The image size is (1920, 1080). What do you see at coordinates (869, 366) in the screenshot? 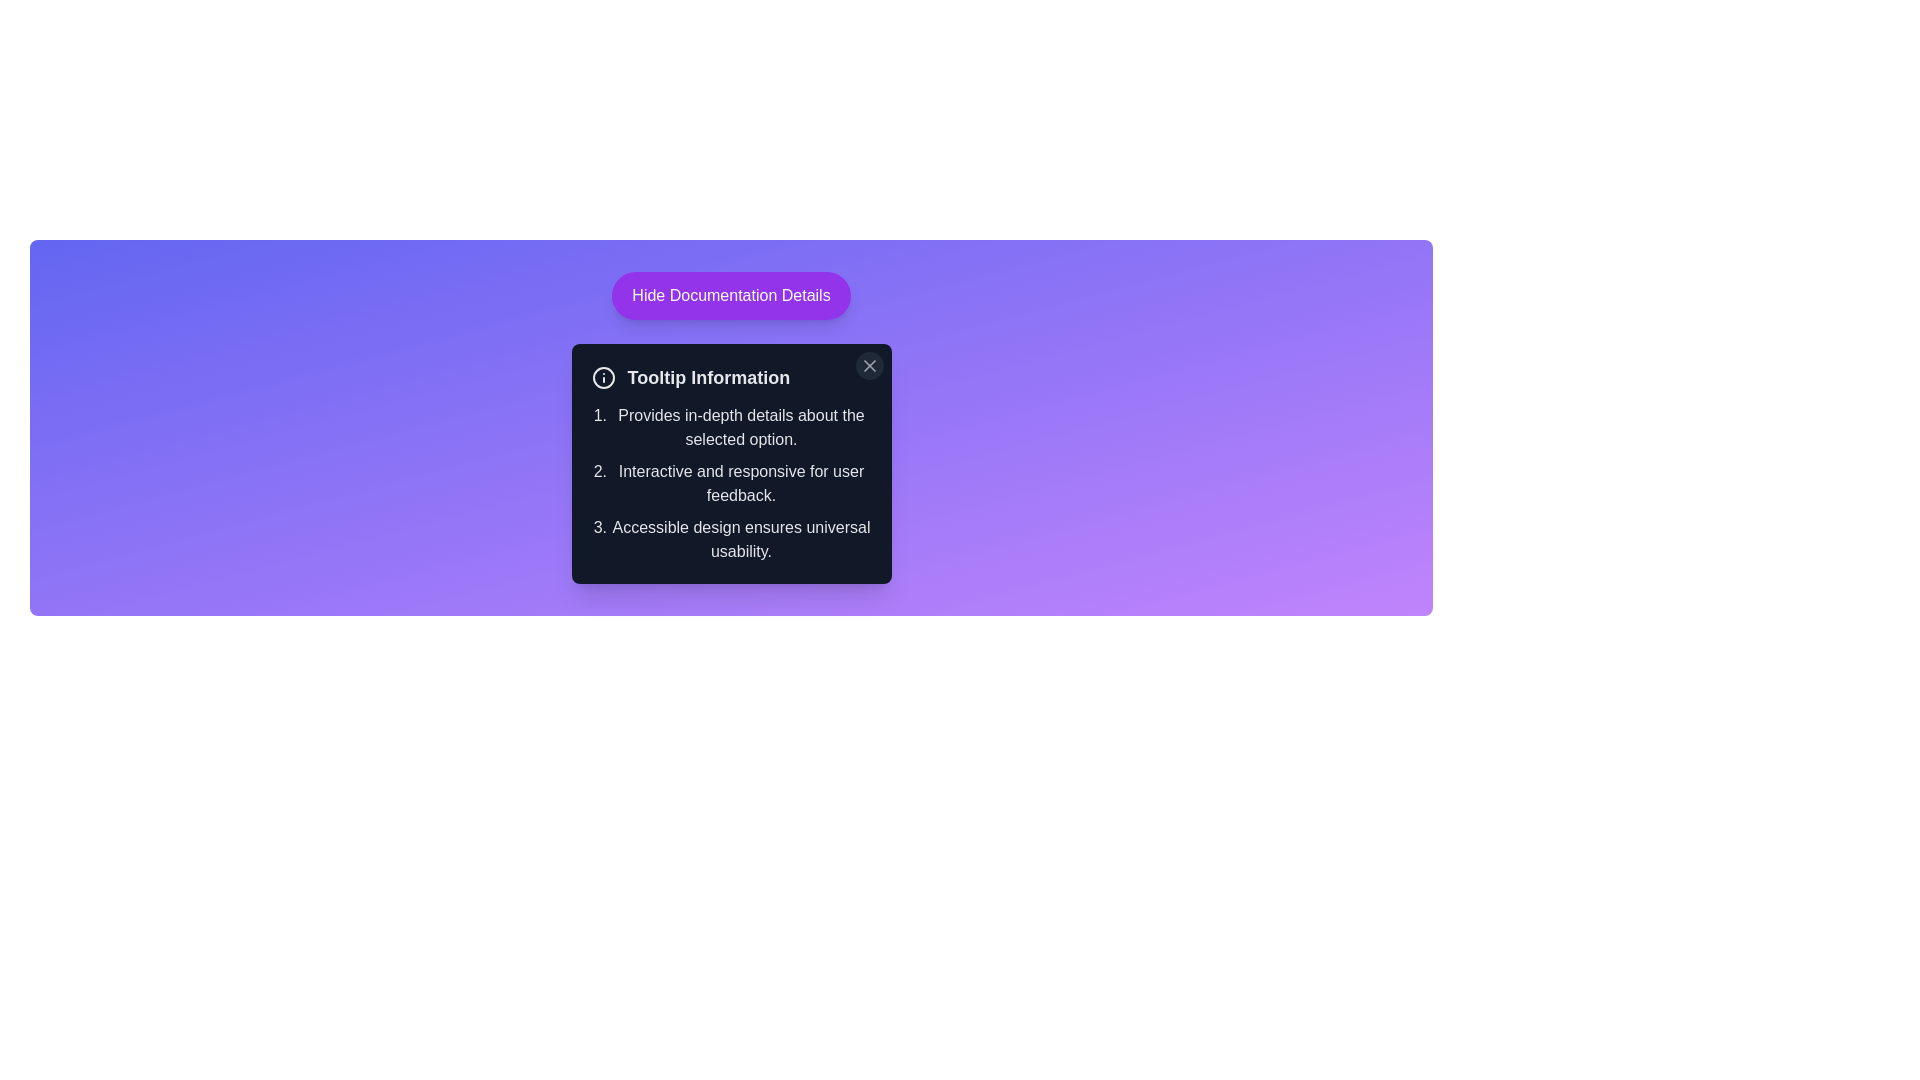
I see `the small 'X' icon button located in the top-right corner of the tooltip with a dark background` at bounding box center [869, 366].